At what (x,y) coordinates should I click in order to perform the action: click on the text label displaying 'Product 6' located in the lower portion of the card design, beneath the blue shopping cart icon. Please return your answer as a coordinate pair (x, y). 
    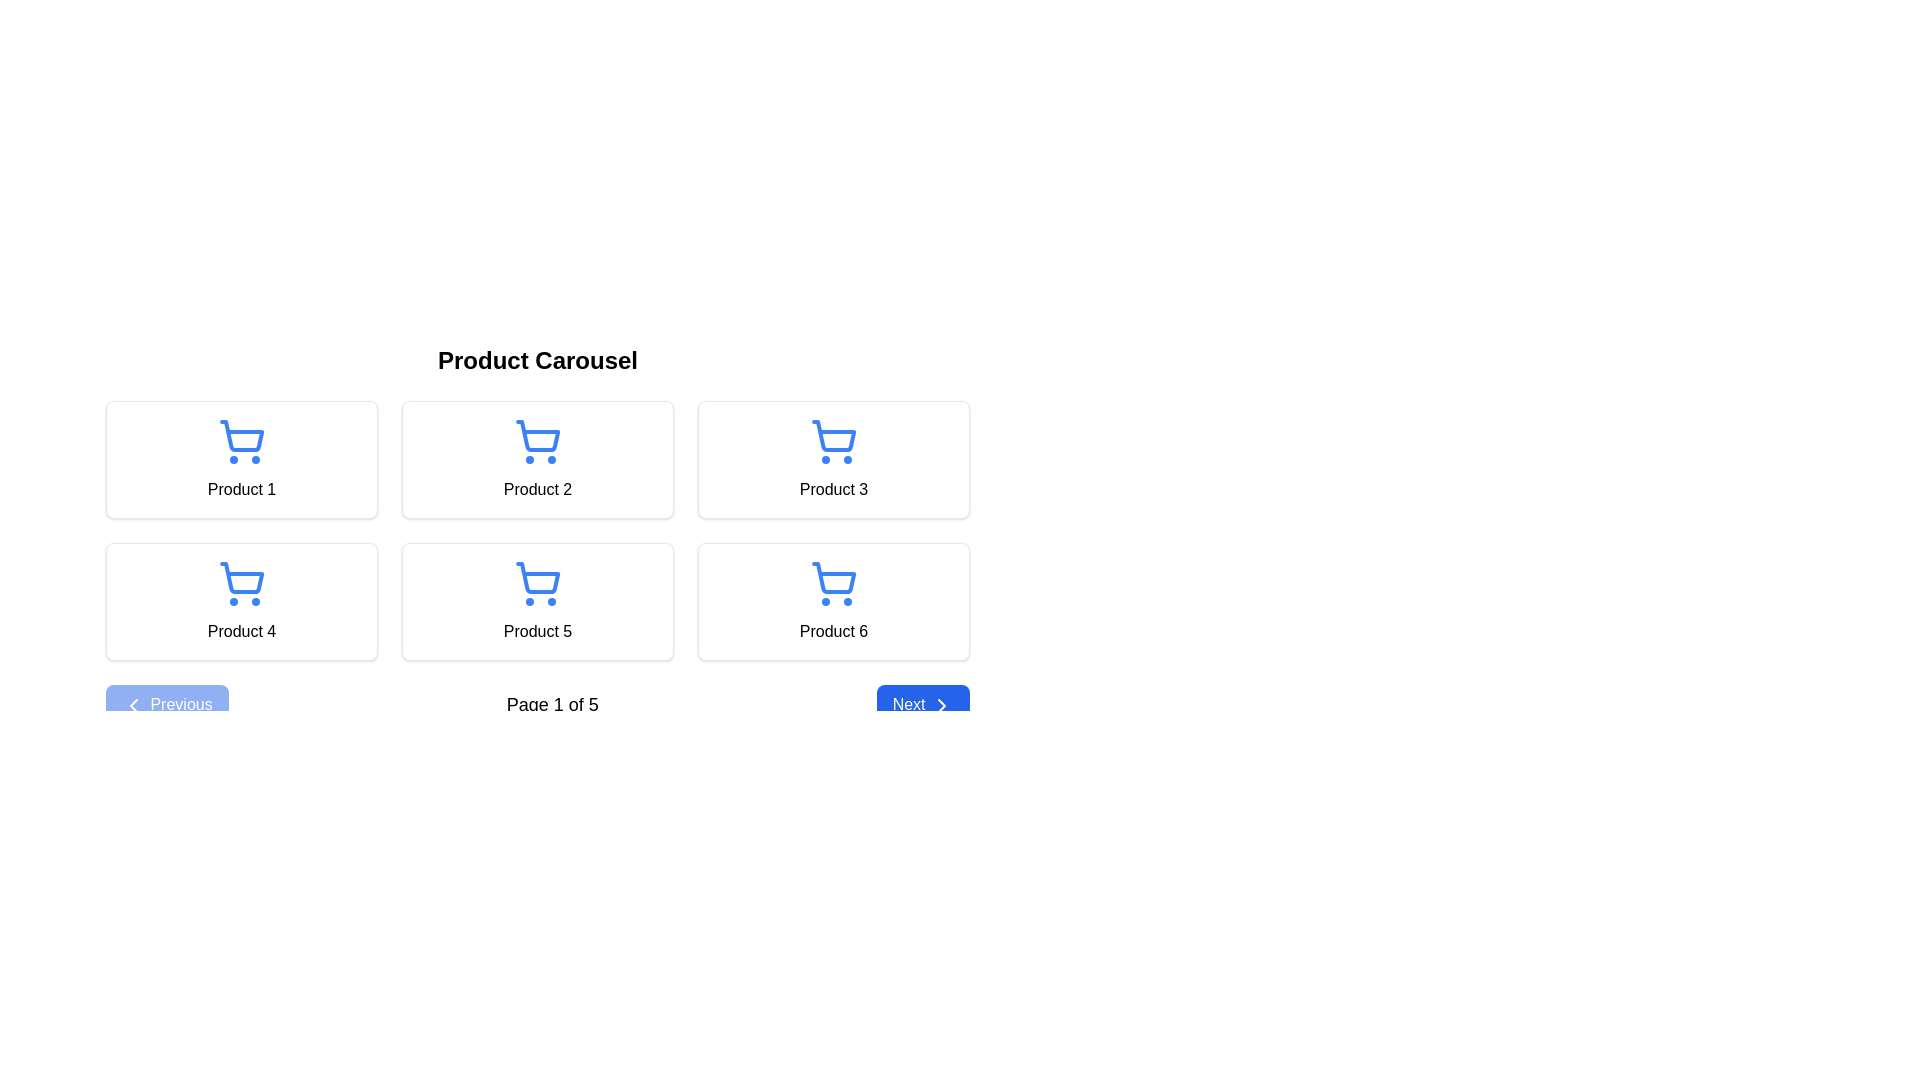
    Looking at the image, I should click on (834, 632).